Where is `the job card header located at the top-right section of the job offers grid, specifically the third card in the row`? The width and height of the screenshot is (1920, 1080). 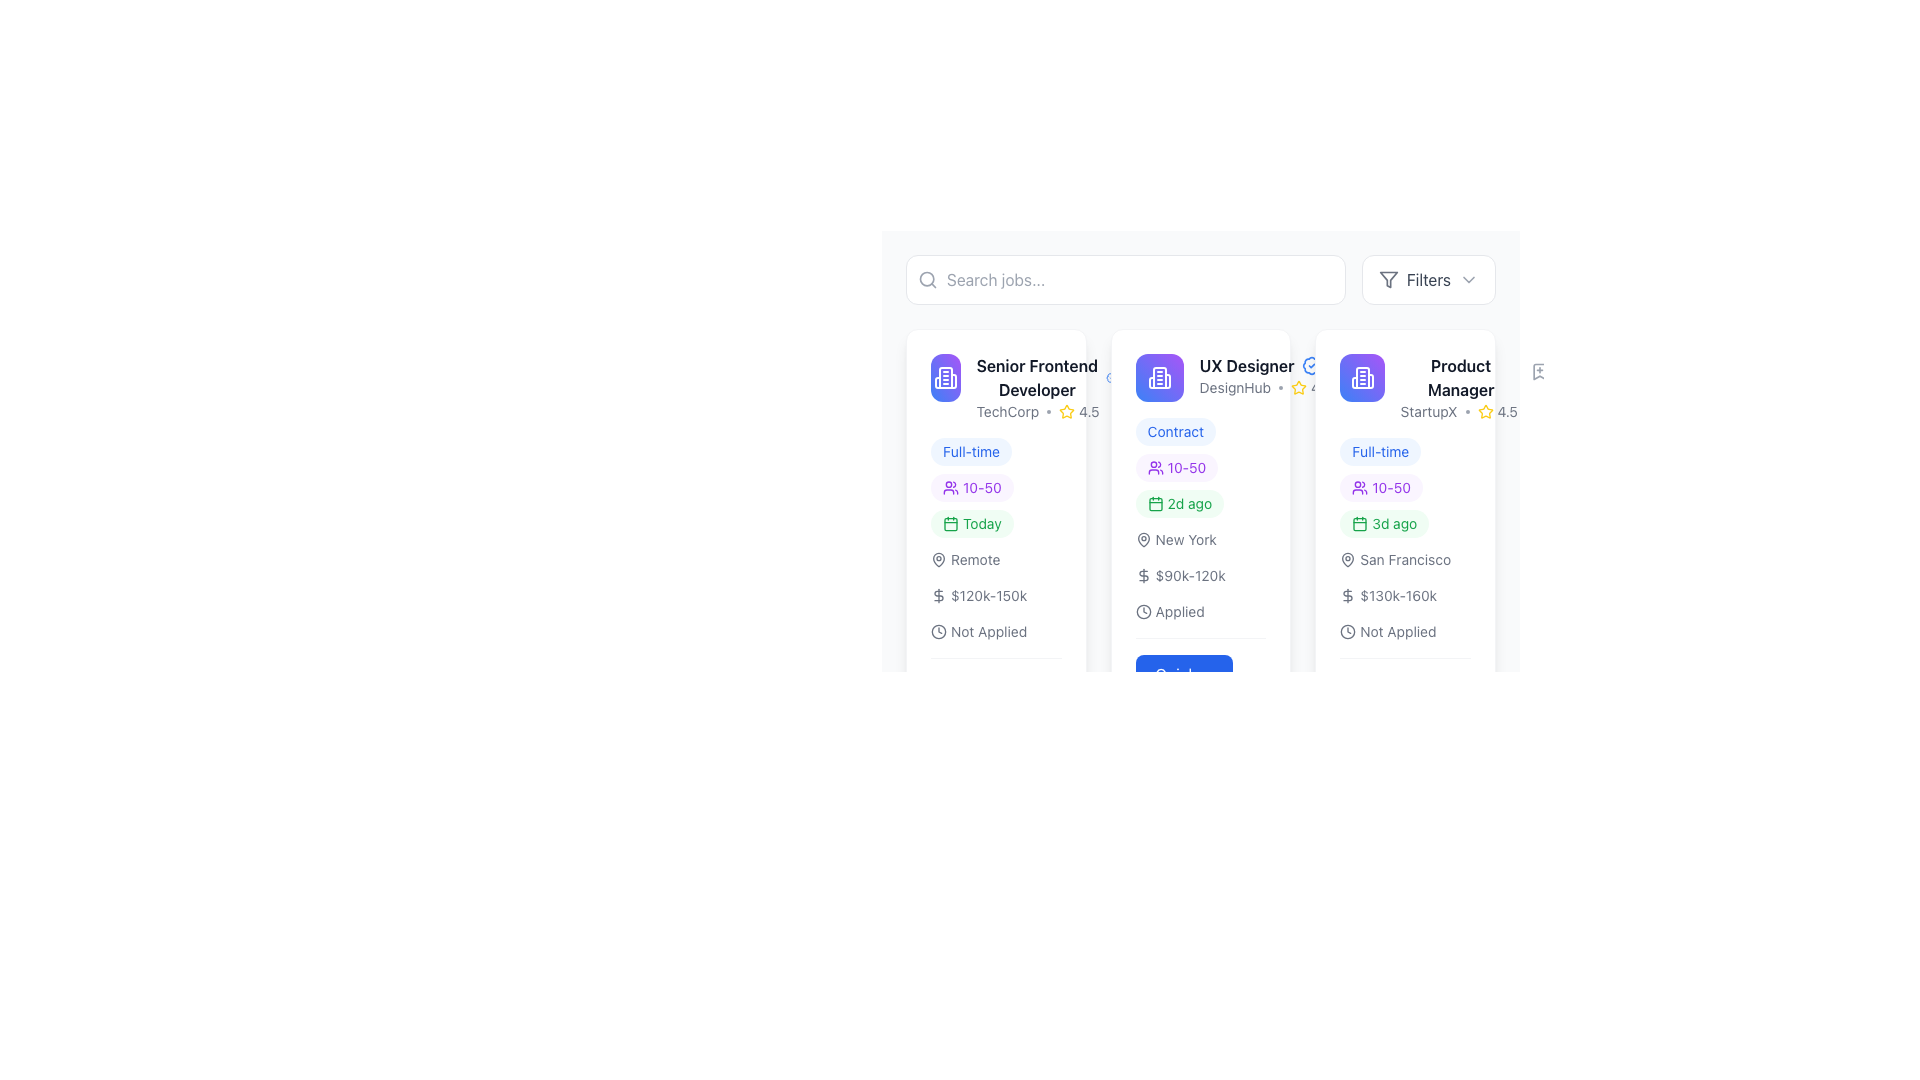
the job card header located at the top-right section of the job offers grid, specifically the third card in the row is located at coordinates (1429, 388).